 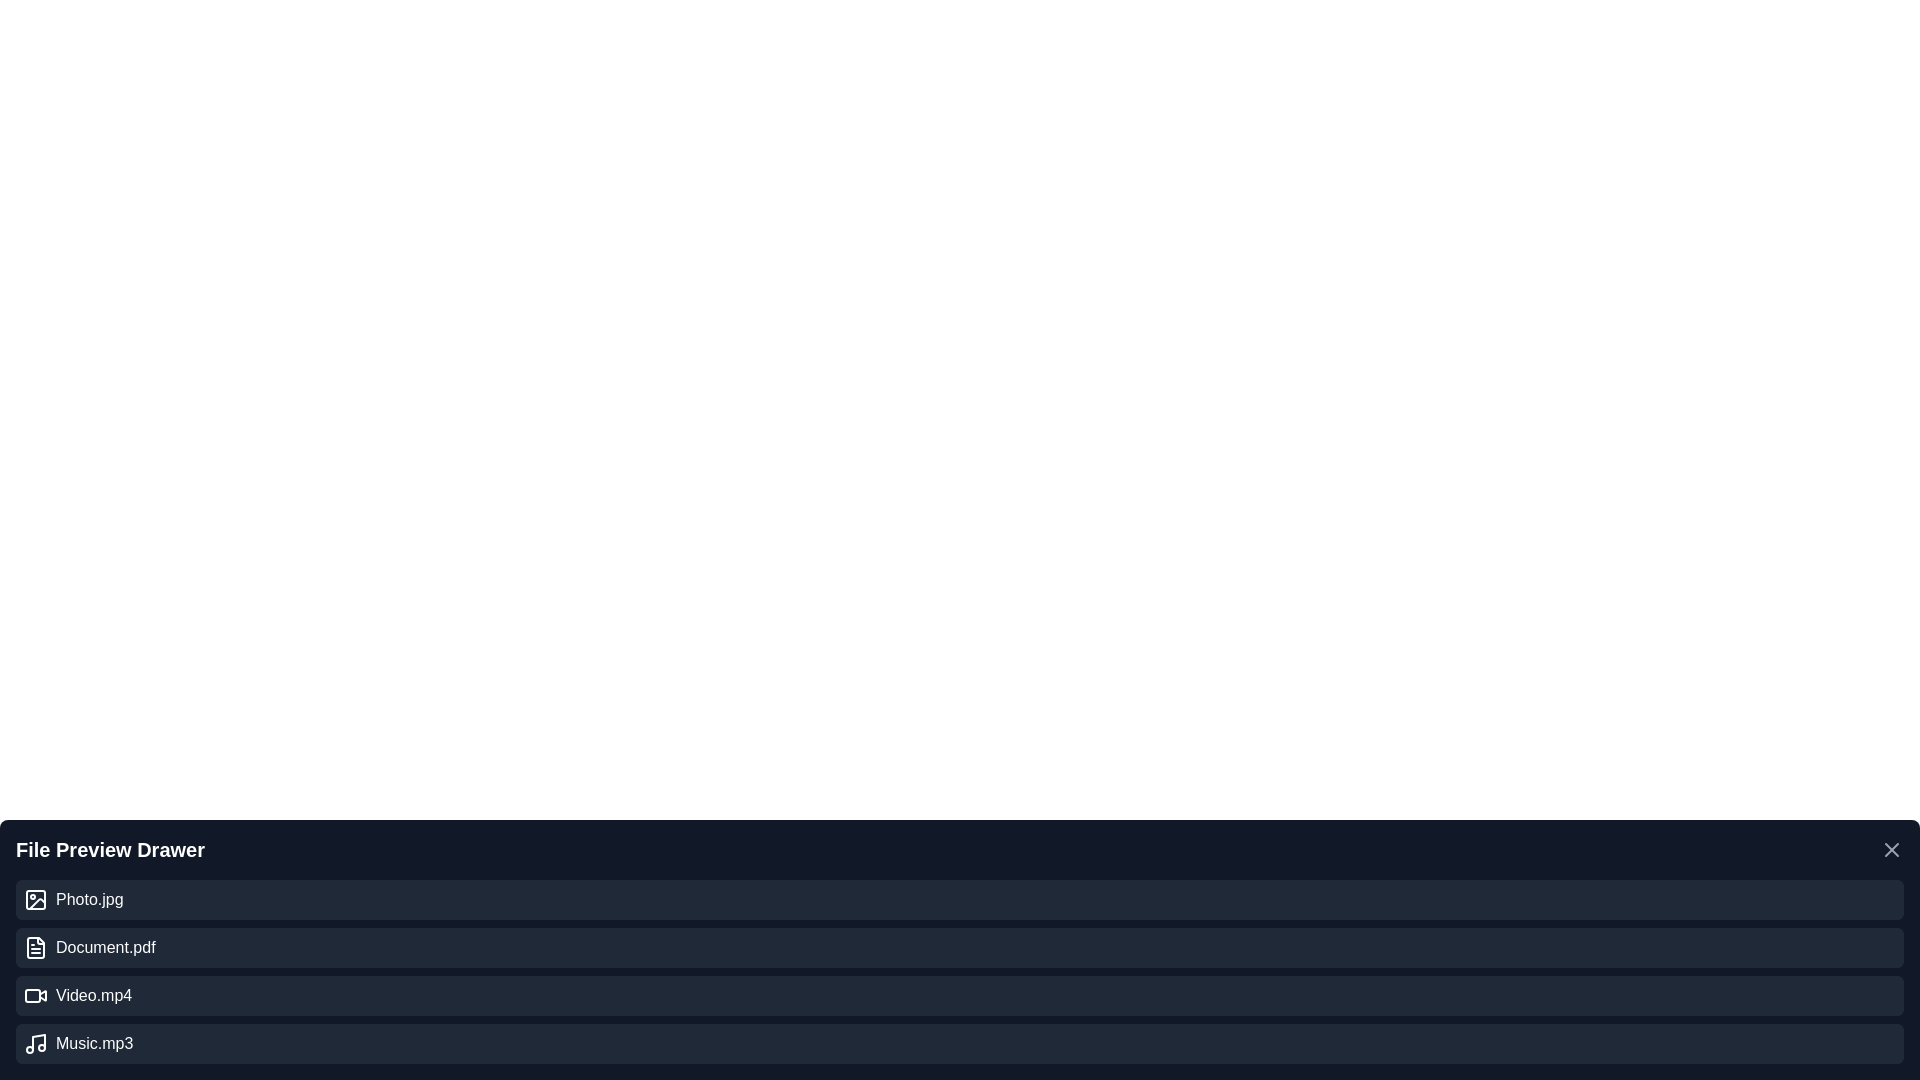 I want to click on the circular button with an 'X' icon located at the top-right corner of the 'File Preview Drawer', so click(x=1890, y=849).